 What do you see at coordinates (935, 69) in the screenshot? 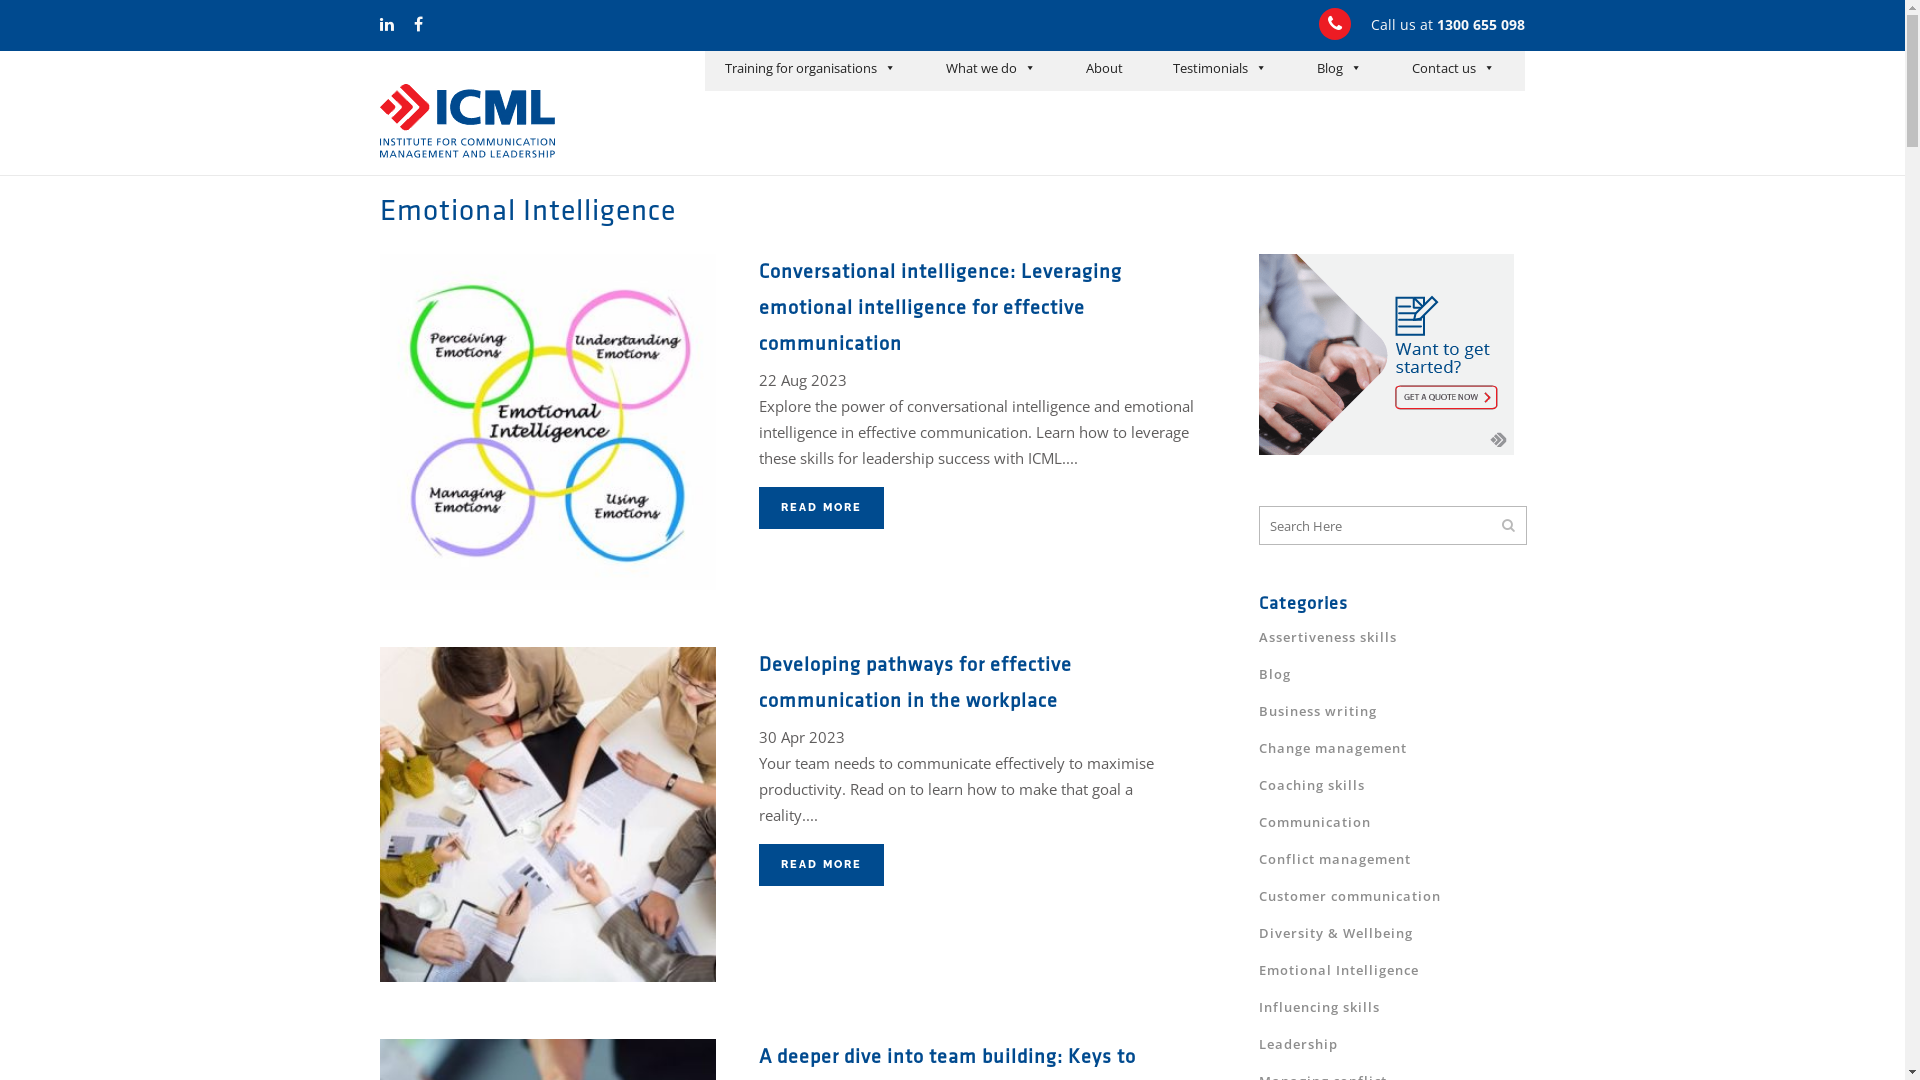
I see `'What we do'` at bounding box center [935, 69].